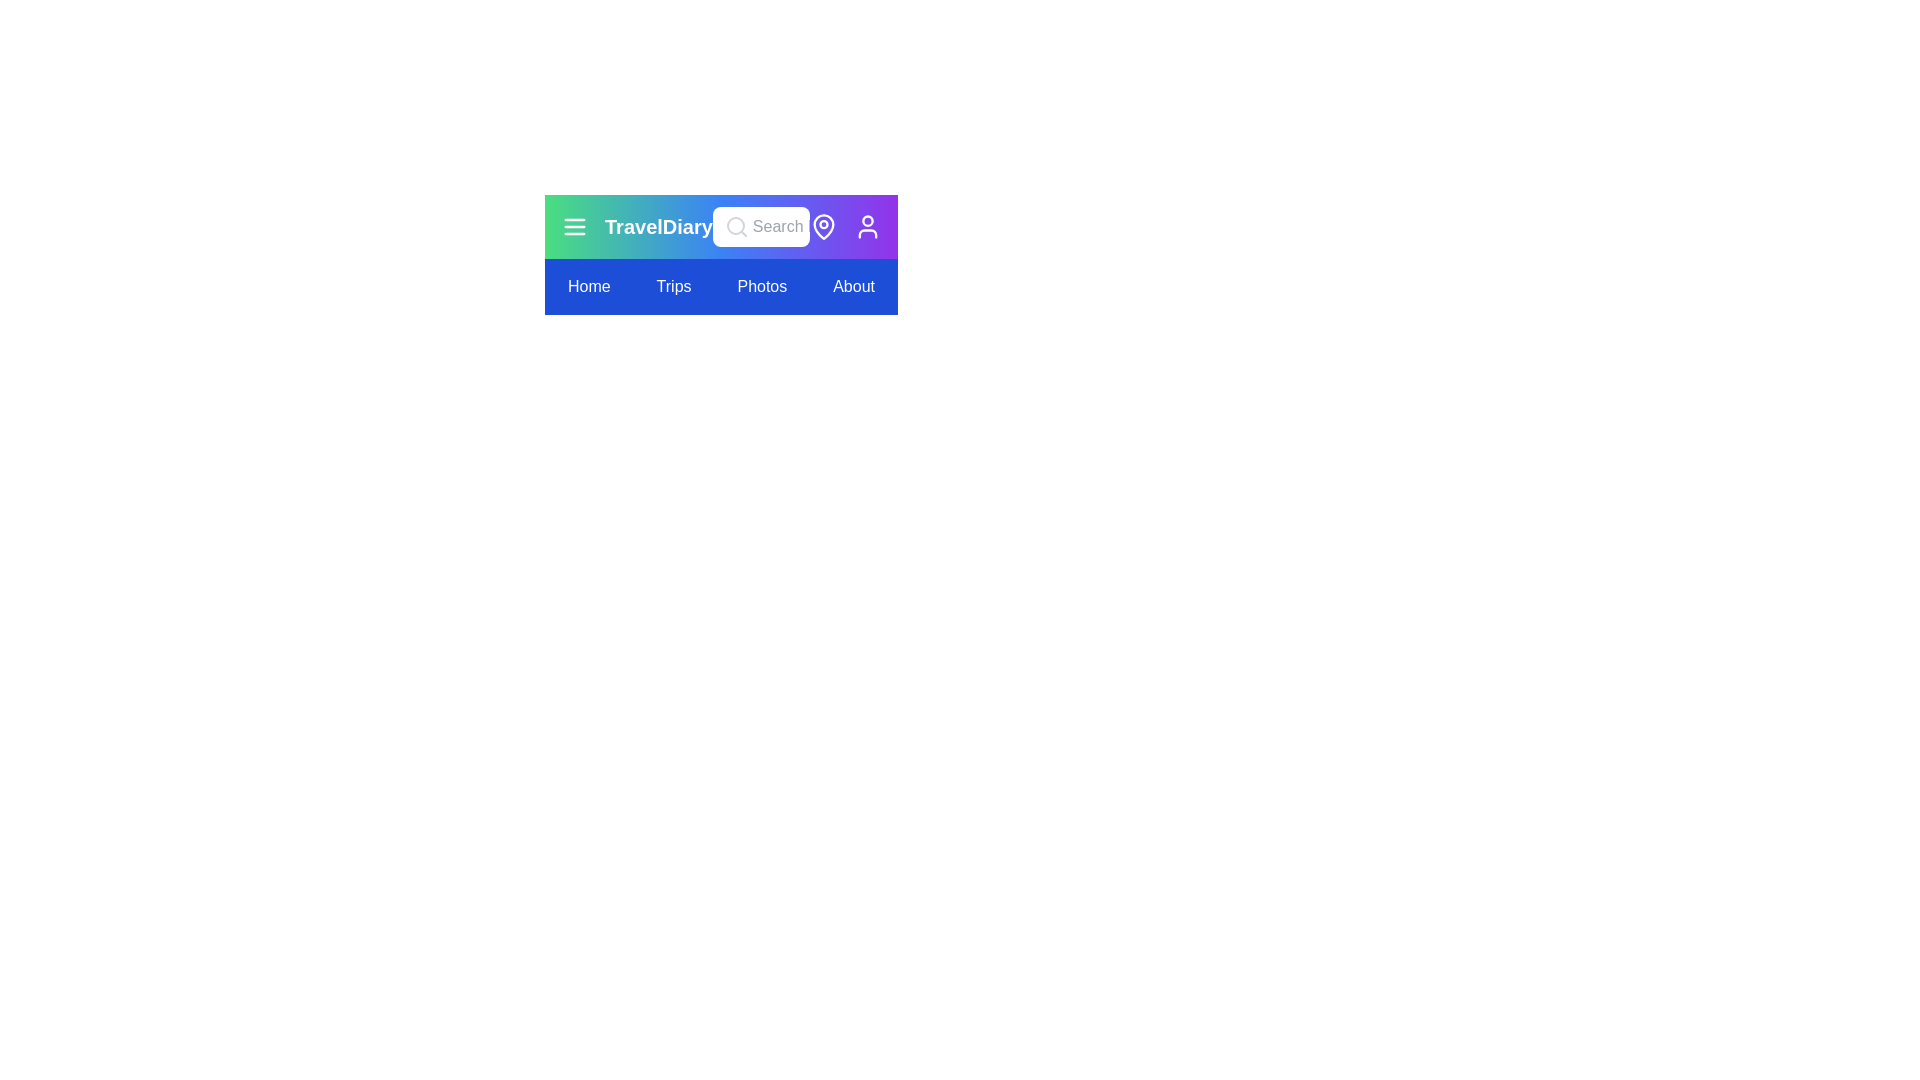 This screenshot has height=1080, width=1920. I want to click on user icon to access user settings, so click(868, 226).